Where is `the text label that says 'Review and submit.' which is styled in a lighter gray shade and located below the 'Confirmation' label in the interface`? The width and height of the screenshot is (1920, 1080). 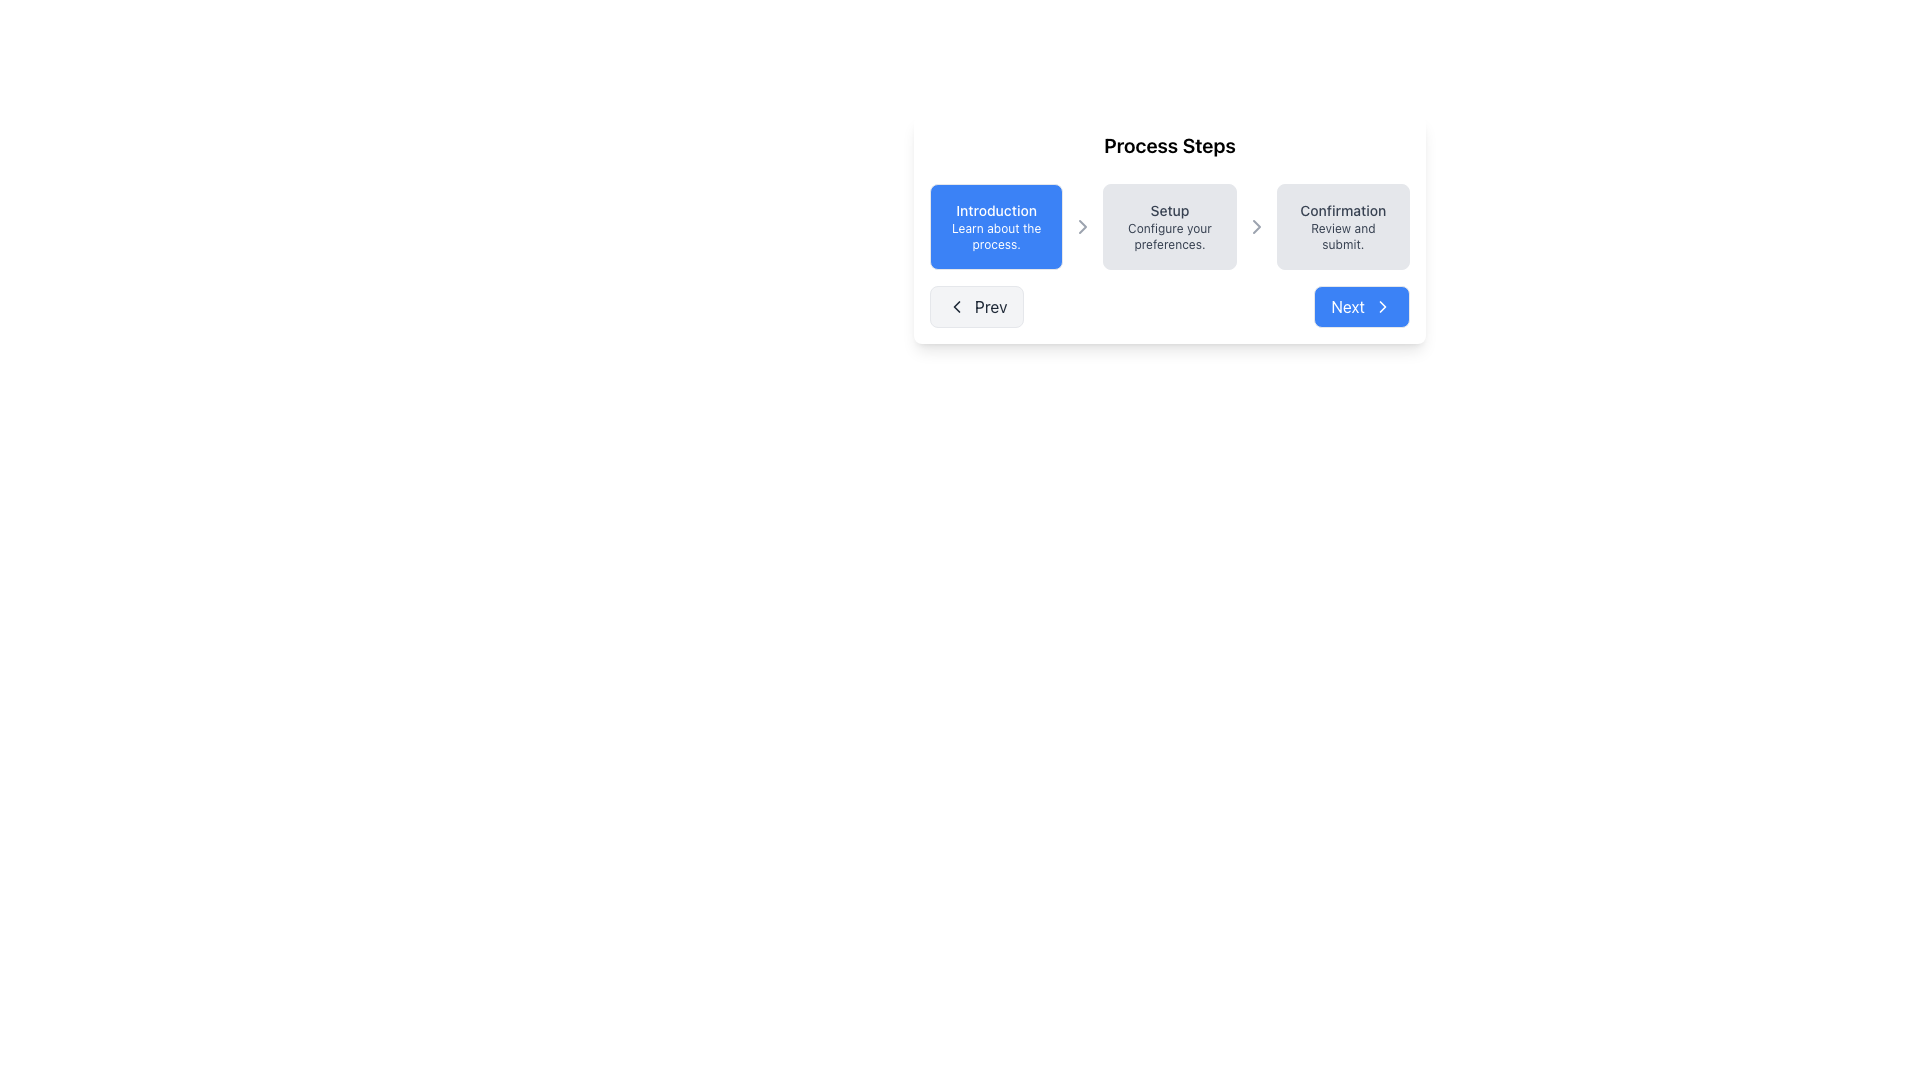
the text label that says 'Review and submit.' which is styled in a lighter gray shade and located below the 'Confirmation' label in the interface is located at coordinates (1343, 235).